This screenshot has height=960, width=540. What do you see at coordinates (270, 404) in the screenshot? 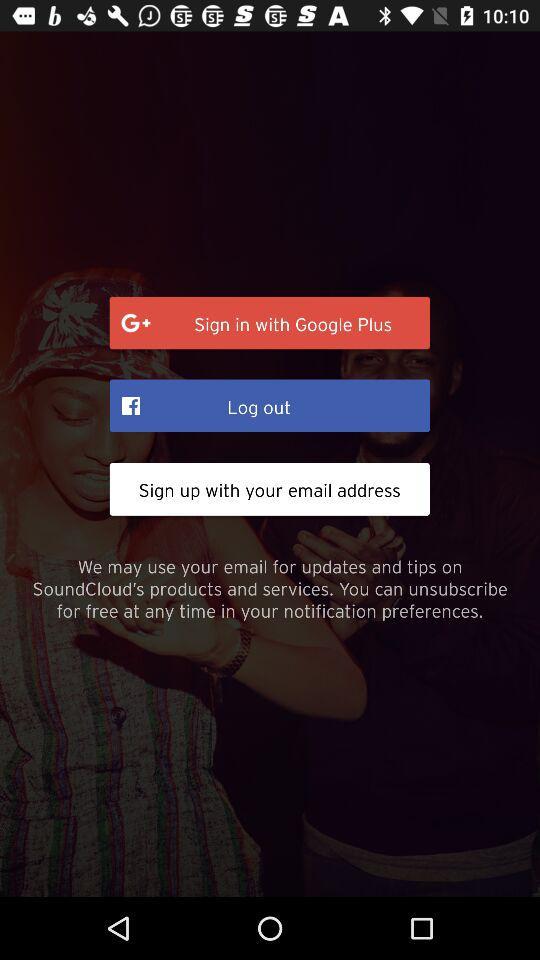
I see `icon below sign in with item` at bounding box center [270, 404].